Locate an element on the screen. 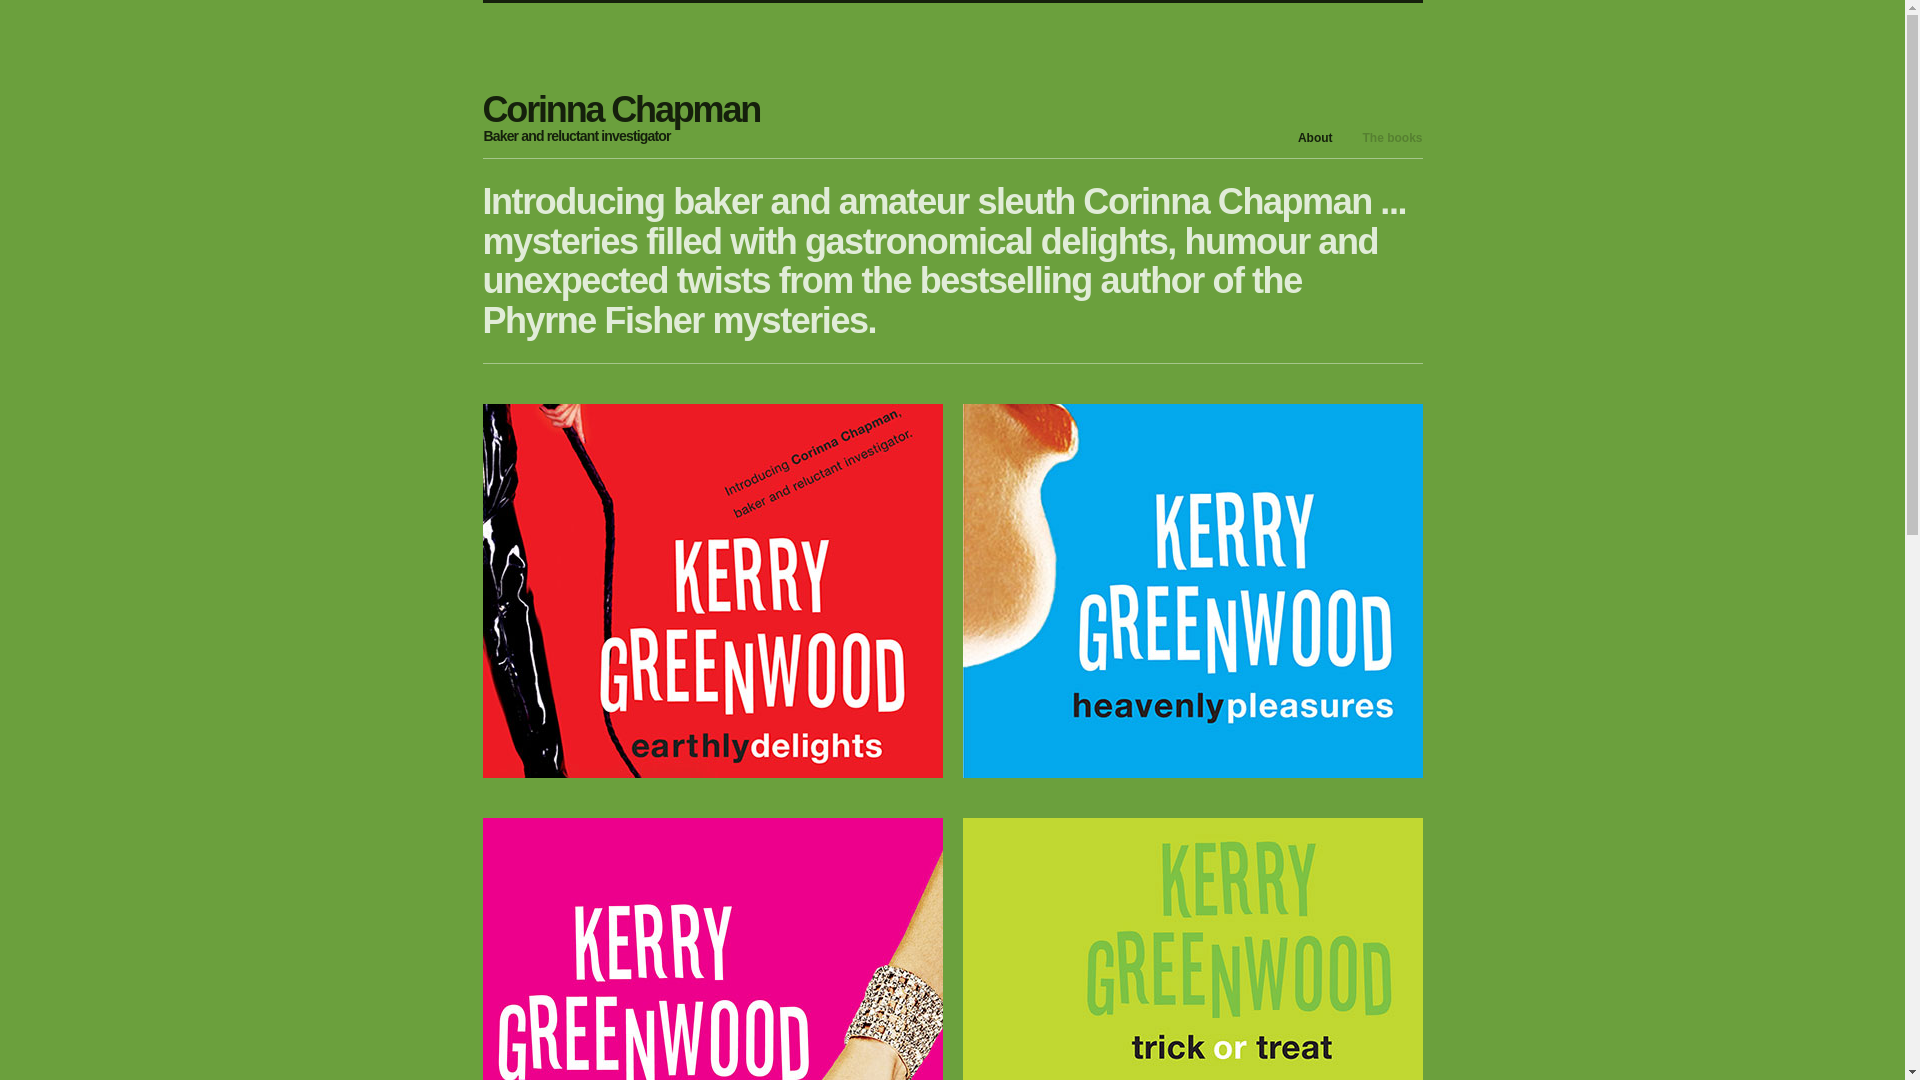 This screenshot has width=1920, height=1080. 'The books' is located at coordinates (1391, 137).